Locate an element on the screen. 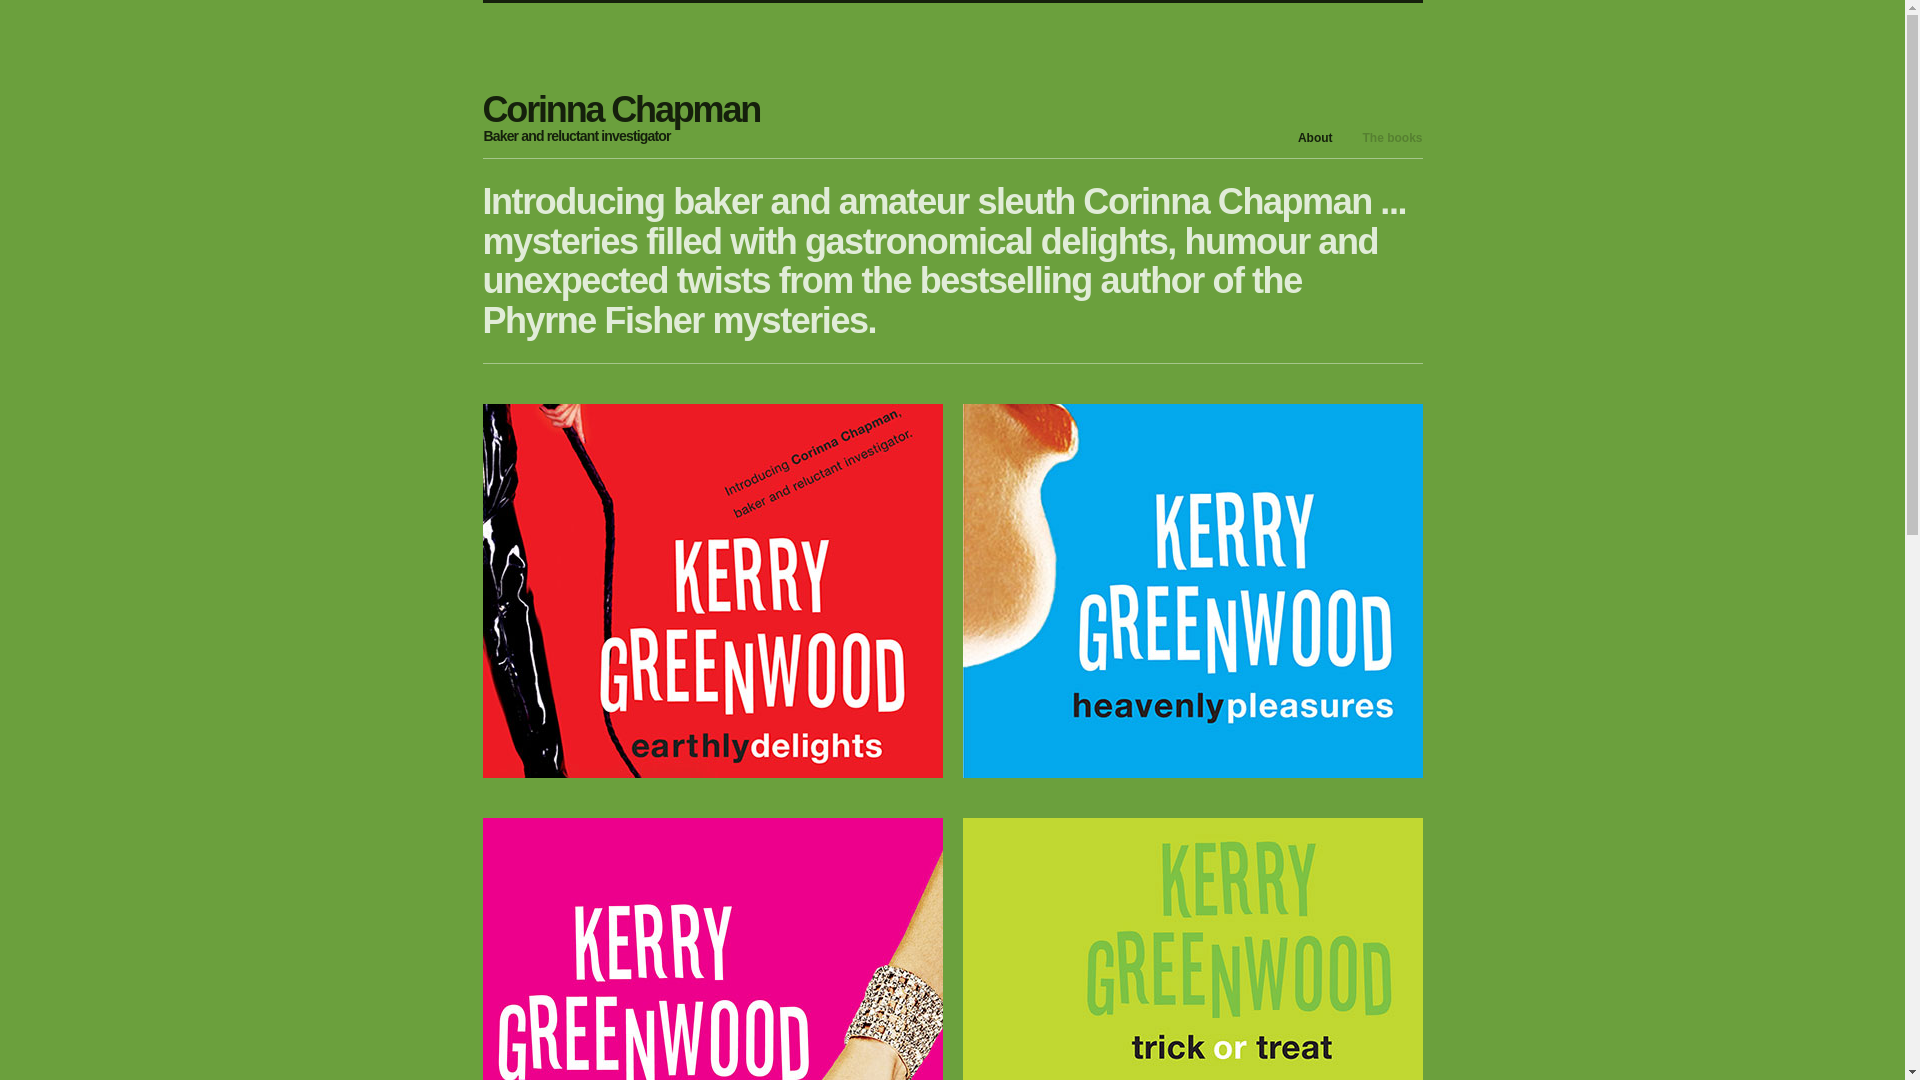 This screenshot has width=1920, height=1080. 'The books' is located at coordinates (1391, 137).